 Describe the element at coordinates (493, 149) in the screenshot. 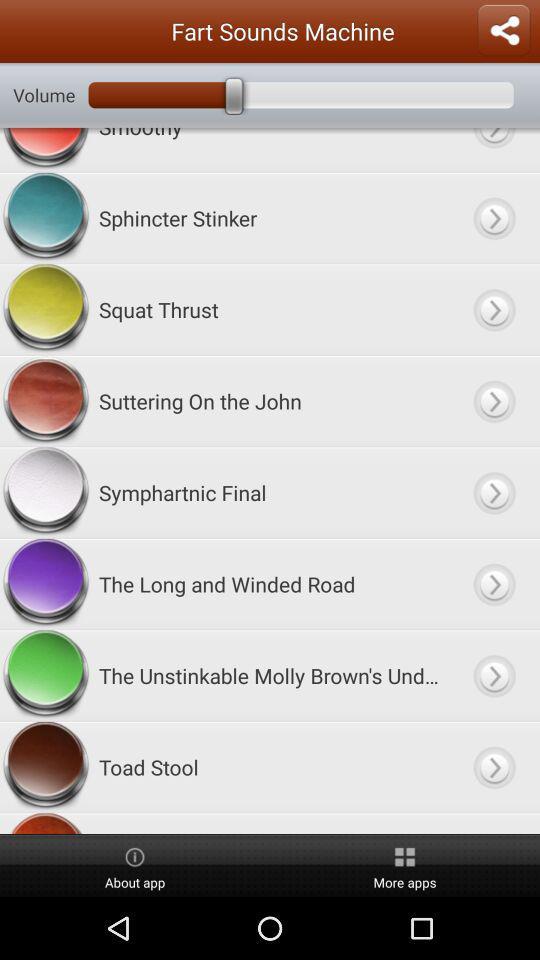

I see `open smoothy` at that location.